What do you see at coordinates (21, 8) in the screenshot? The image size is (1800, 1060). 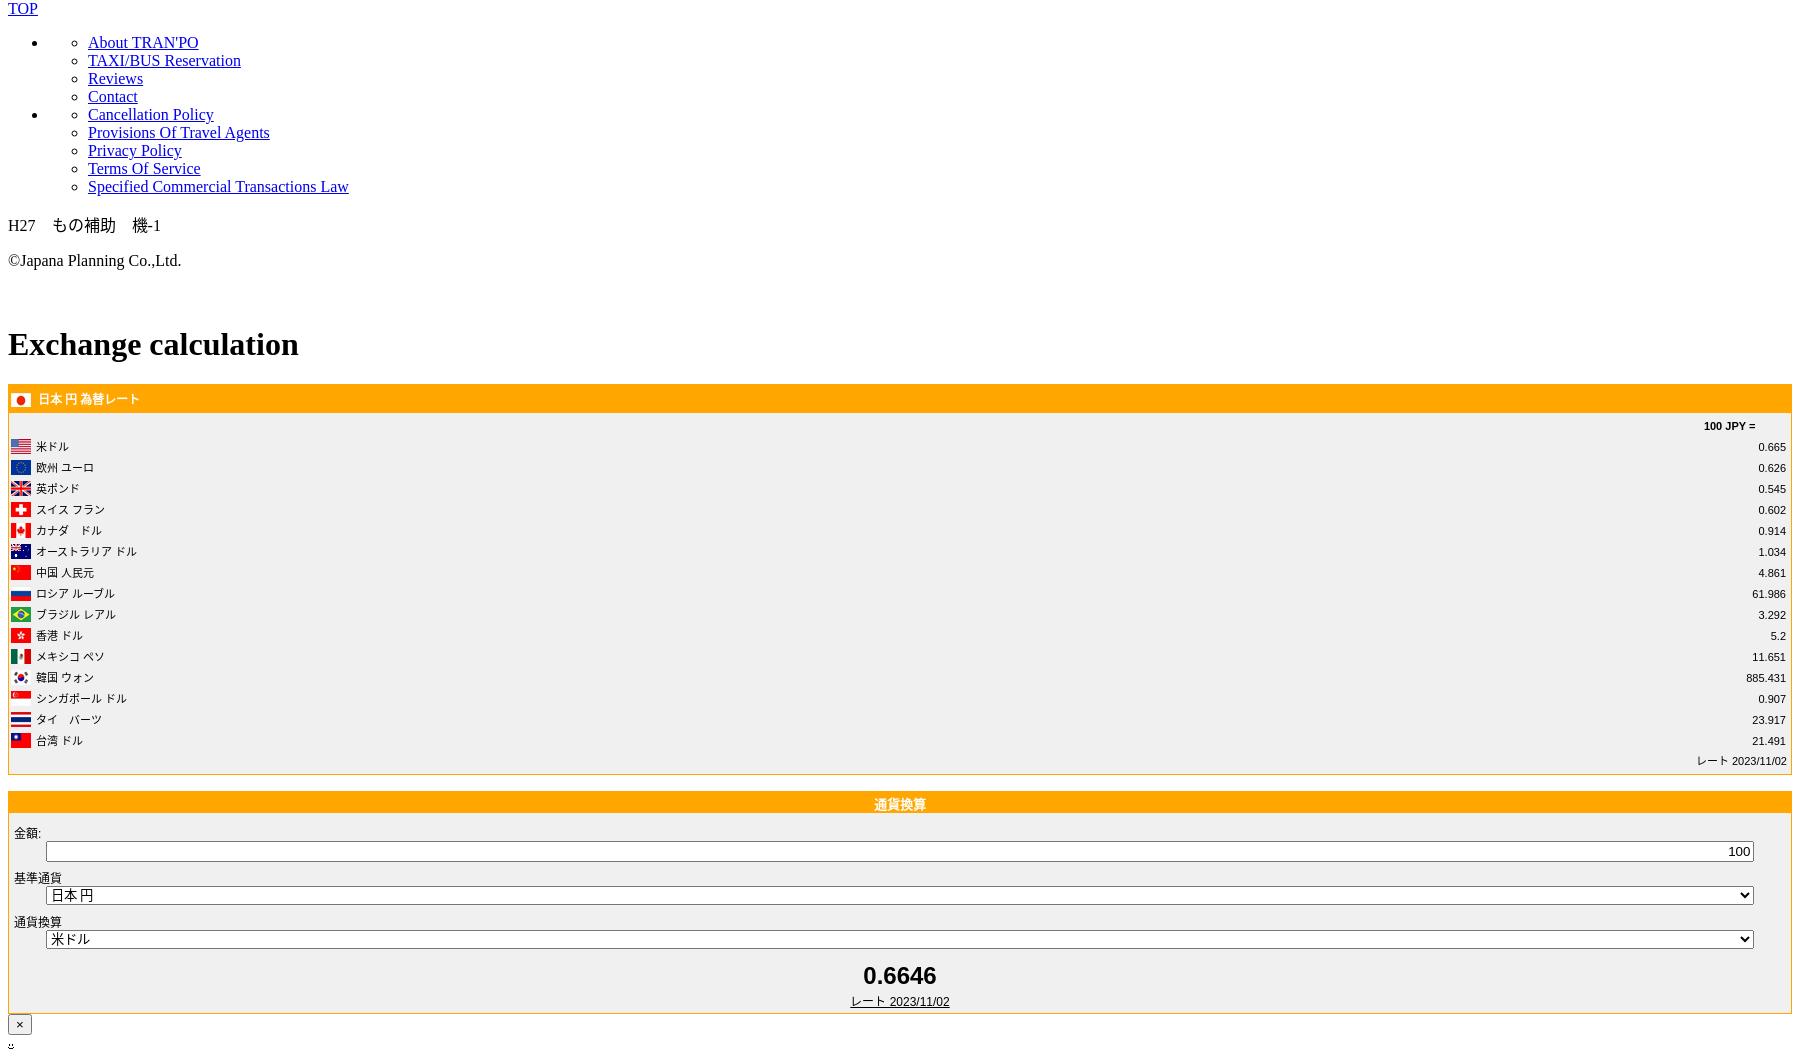 I see `'TOP'` at bounding box center [21, 8].